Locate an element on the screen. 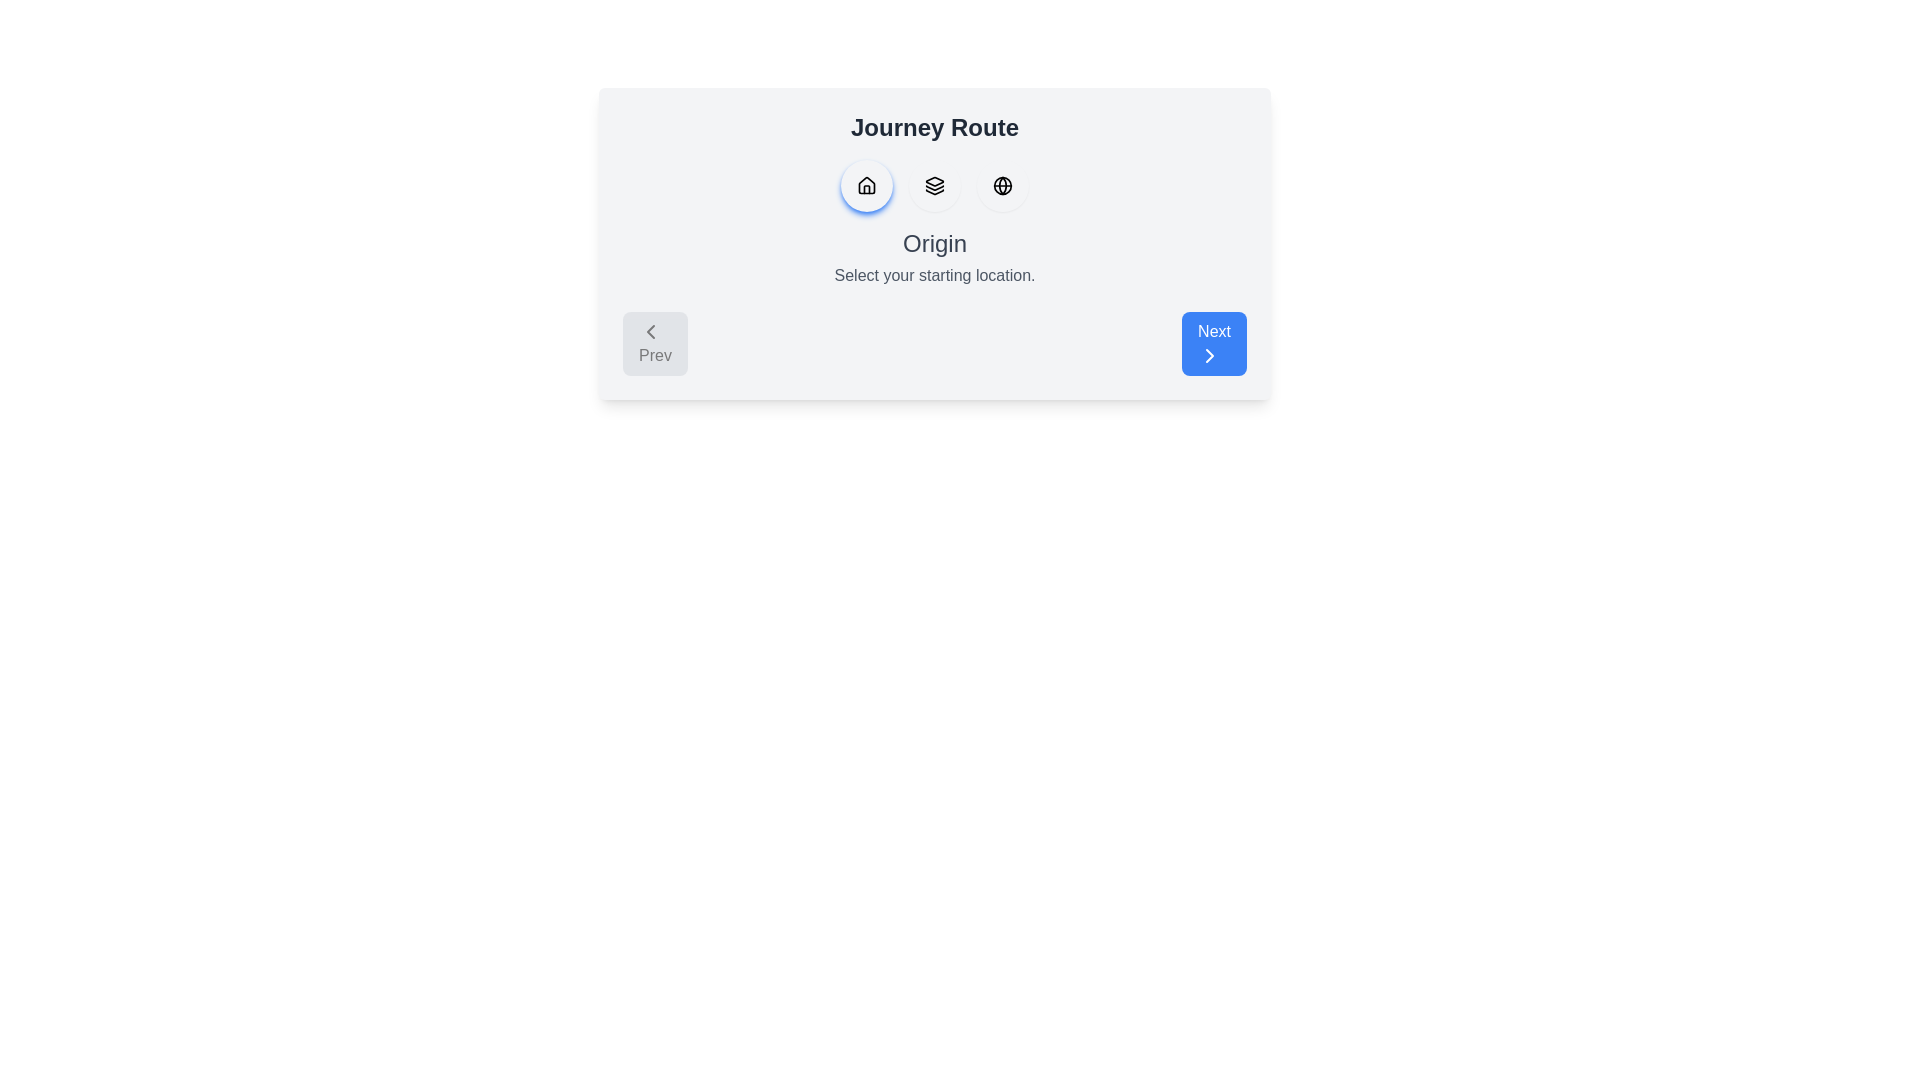 The image size is (1920, 1080). the black layered stack design SVG icon located in the second position of a horizontal row of three icons, positioned between a house icon and a globe icon is located at coordinates (934, 185).